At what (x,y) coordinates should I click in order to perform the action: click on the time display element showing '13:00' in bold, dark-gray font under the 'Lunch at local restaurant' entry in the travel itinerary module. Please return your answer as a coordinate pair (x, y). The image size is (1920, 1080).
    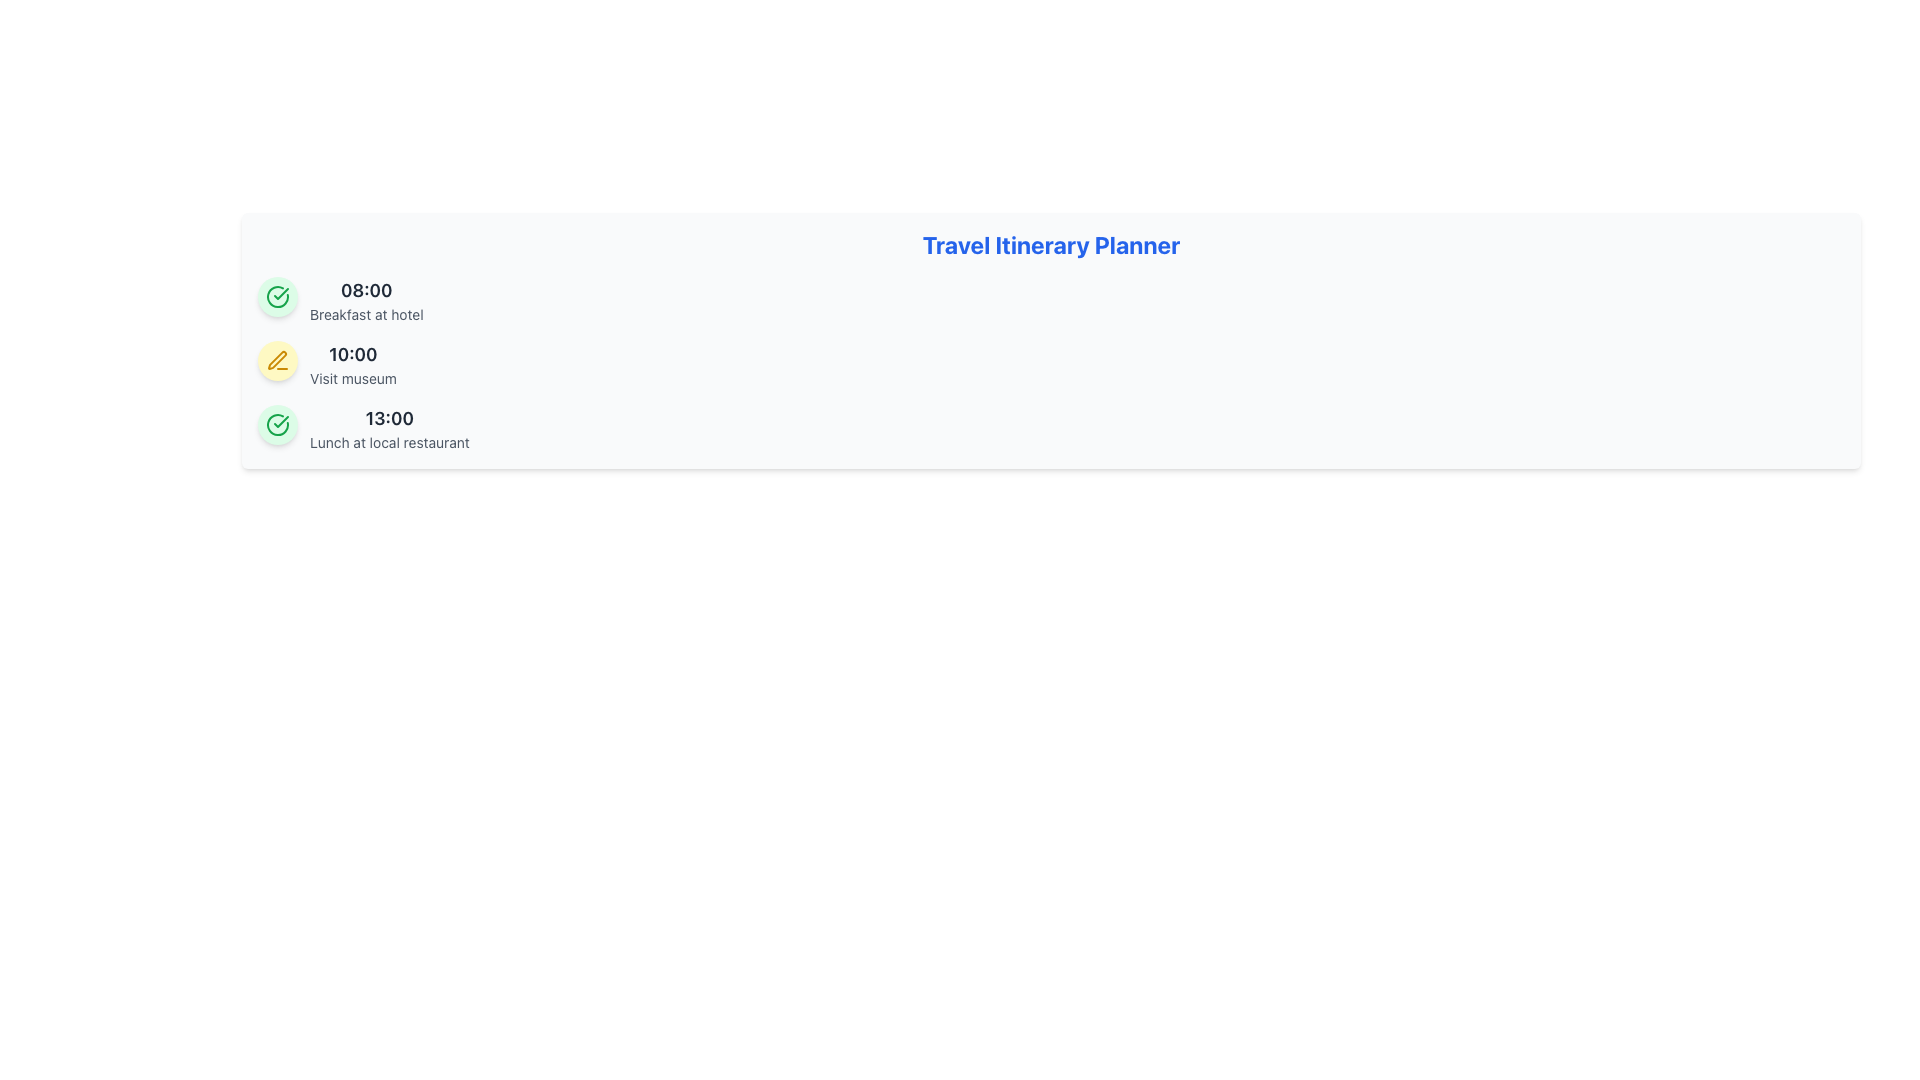
    Looking at the image, I should click on (389, 418).